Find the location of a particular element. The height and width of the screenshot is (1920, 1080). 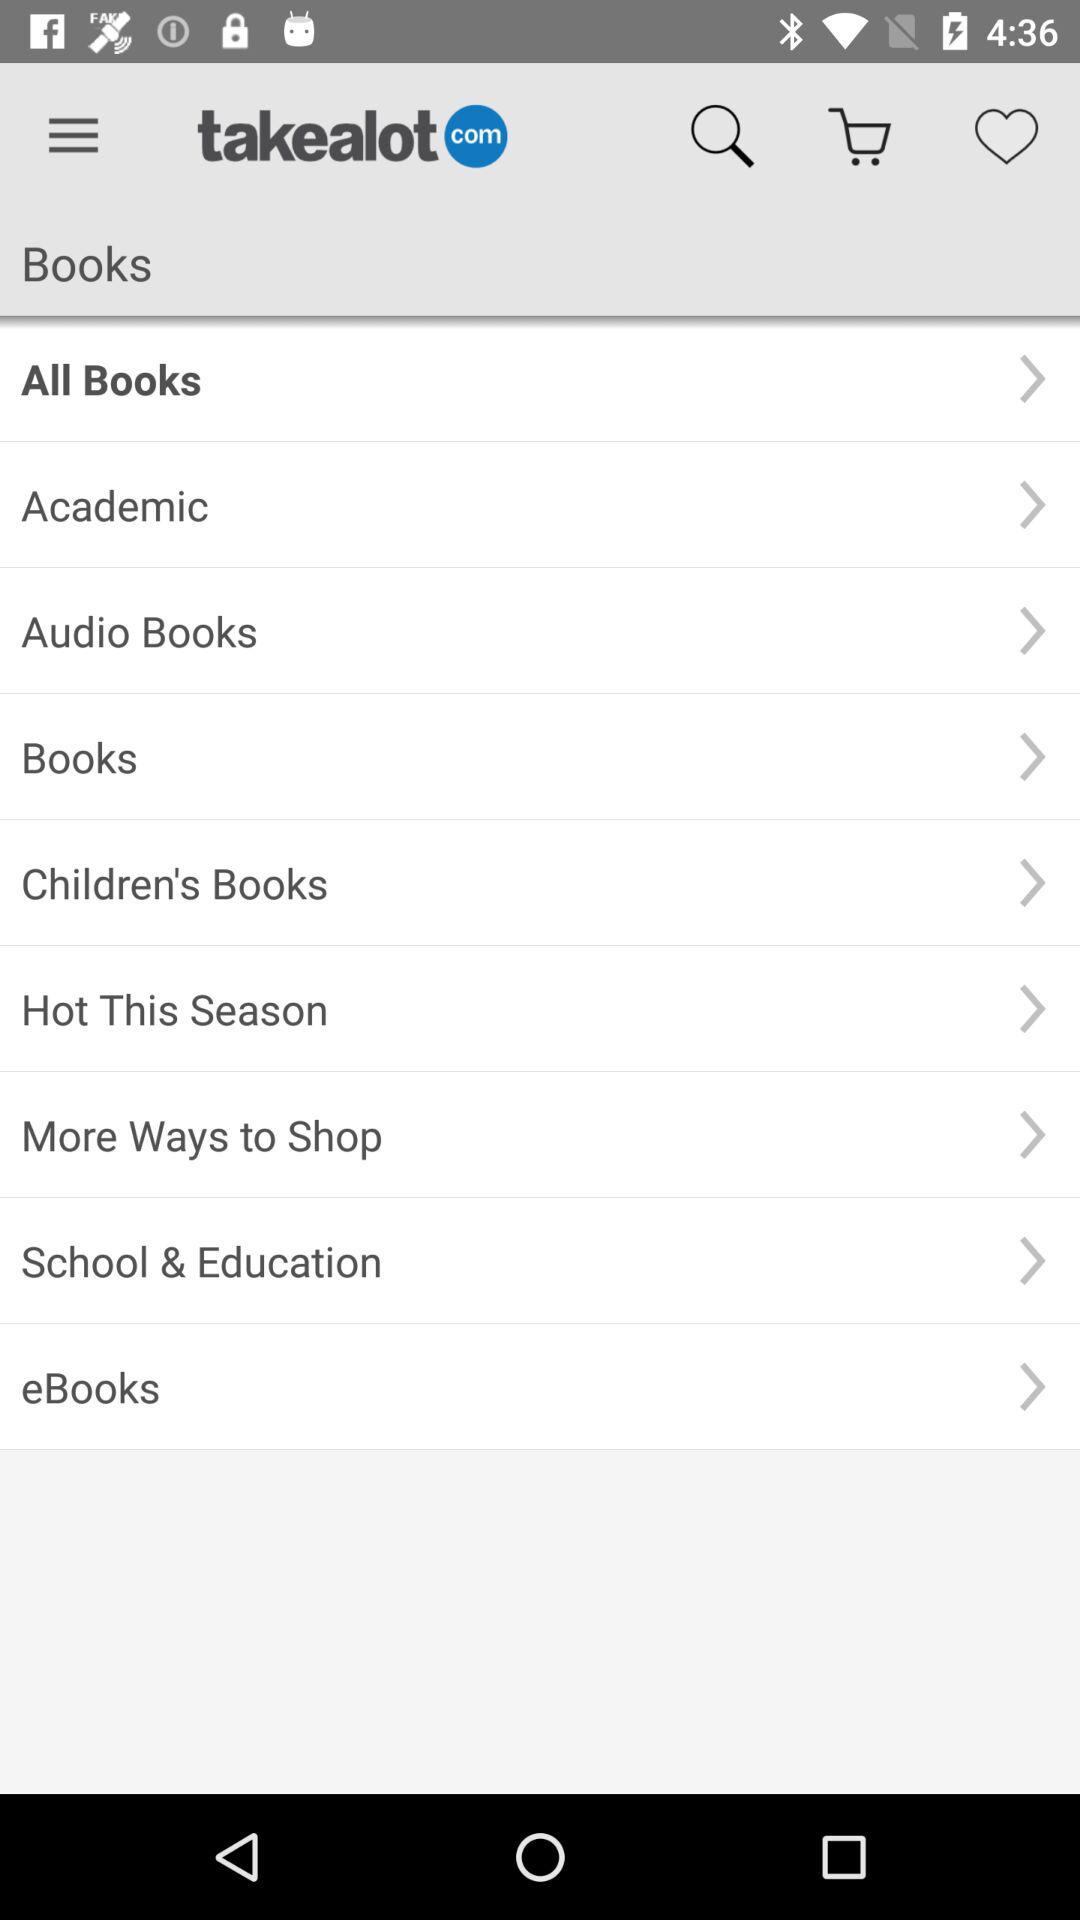

the children's books icon is located at coordinates (502, 881).